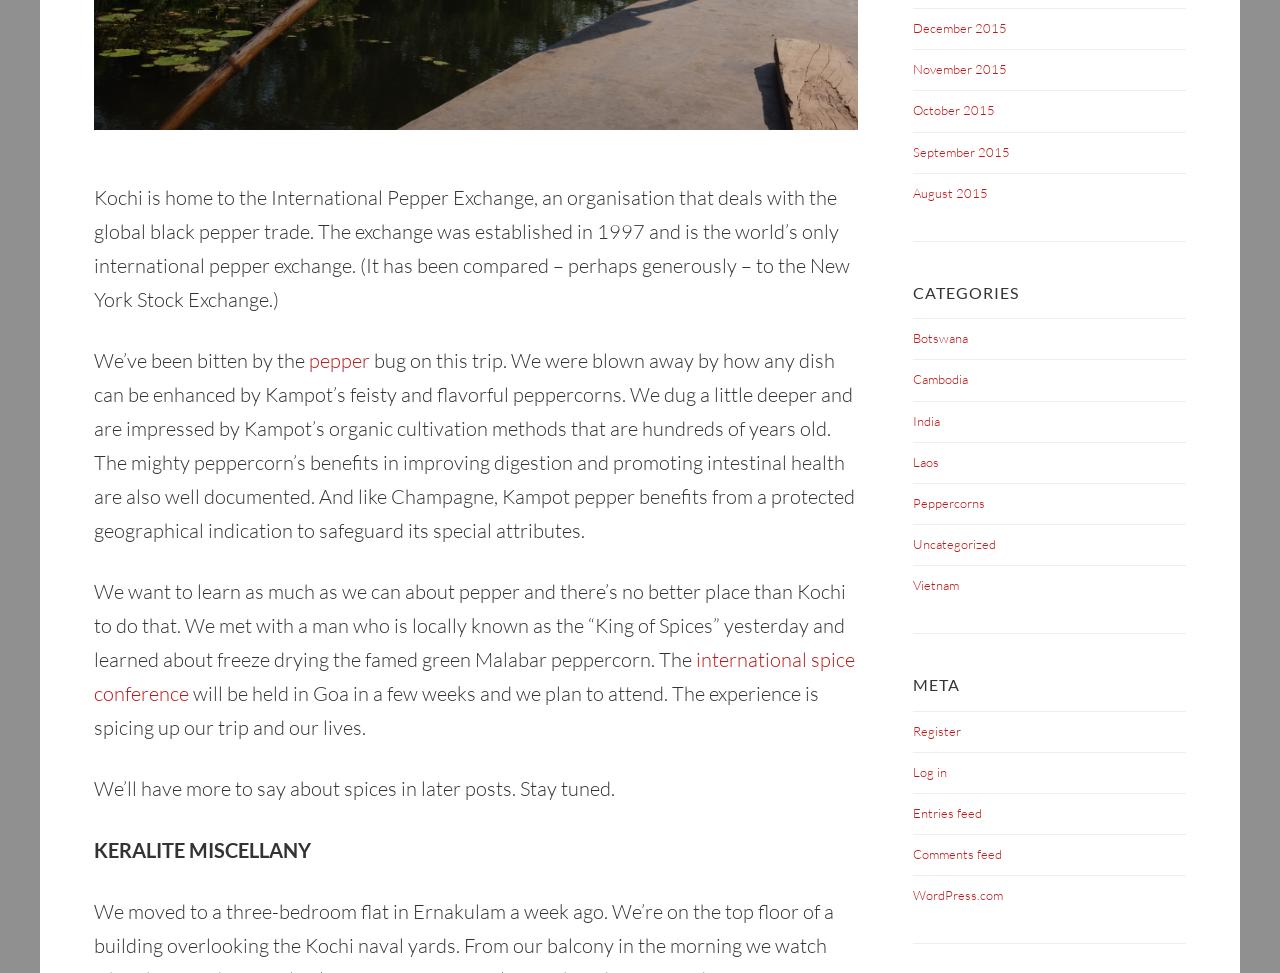  Describe the element at coordinates (953, 543) in the screenshot. I see `'Uncategorized'` at that location.